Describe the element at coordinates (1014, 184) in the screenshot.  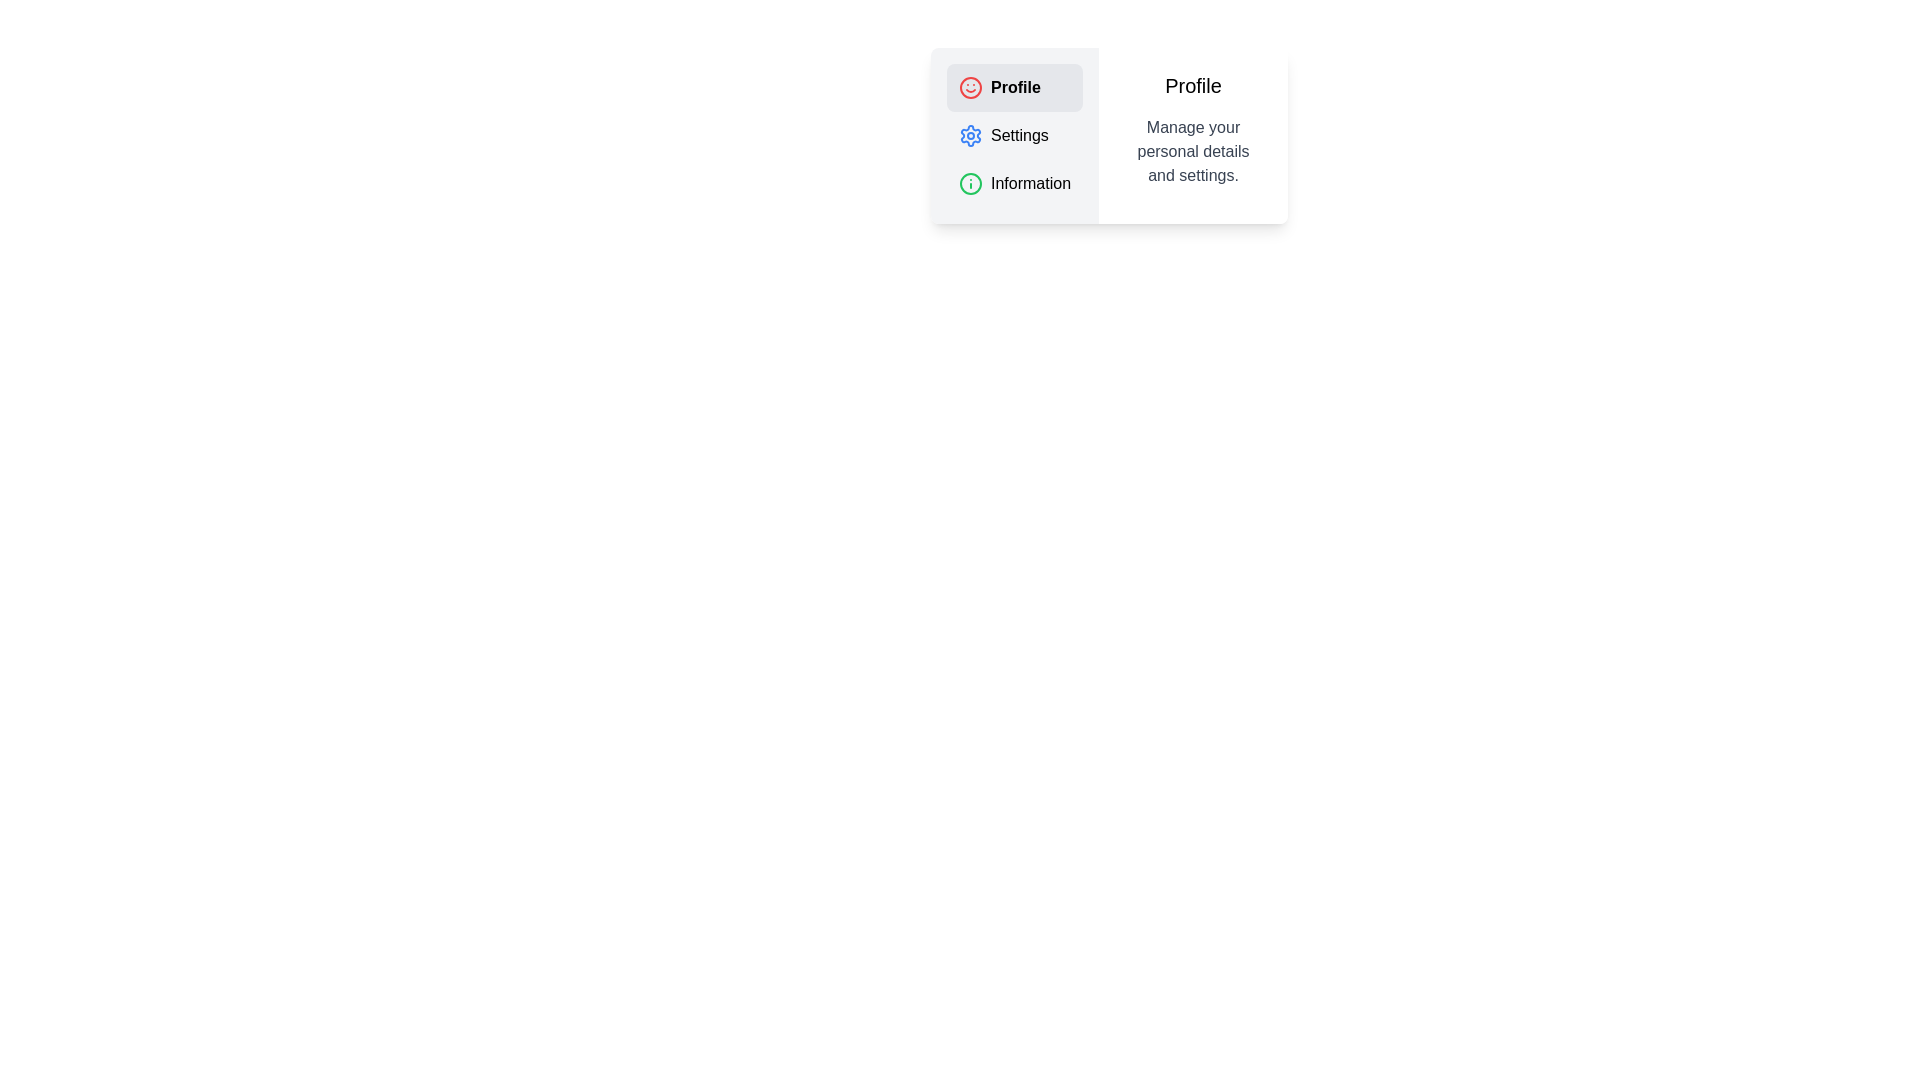
I see `the tab labeled 'Information' to view its content` at that location.